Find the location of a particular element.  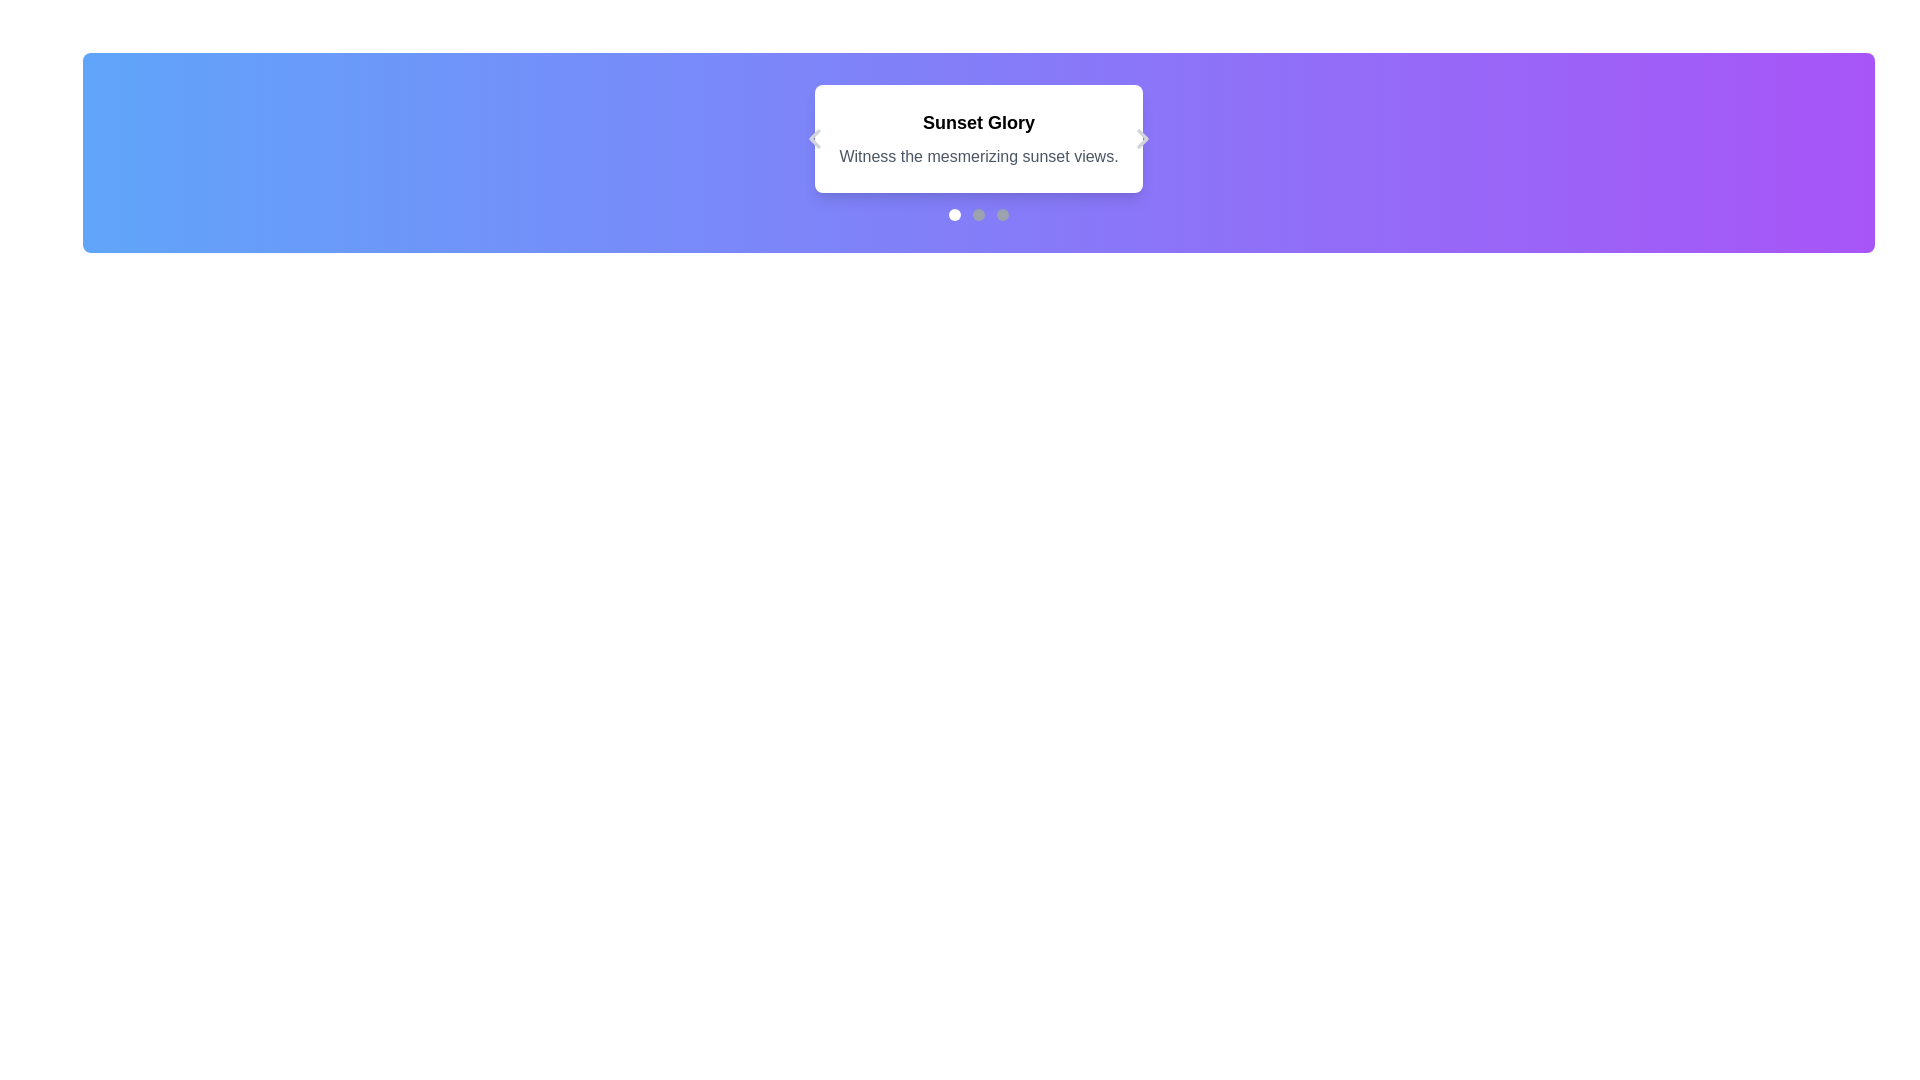

the second circular indicator with a gray background located below the 'Sunset Glory' title to change its background color is located at coordinates (979, 215).